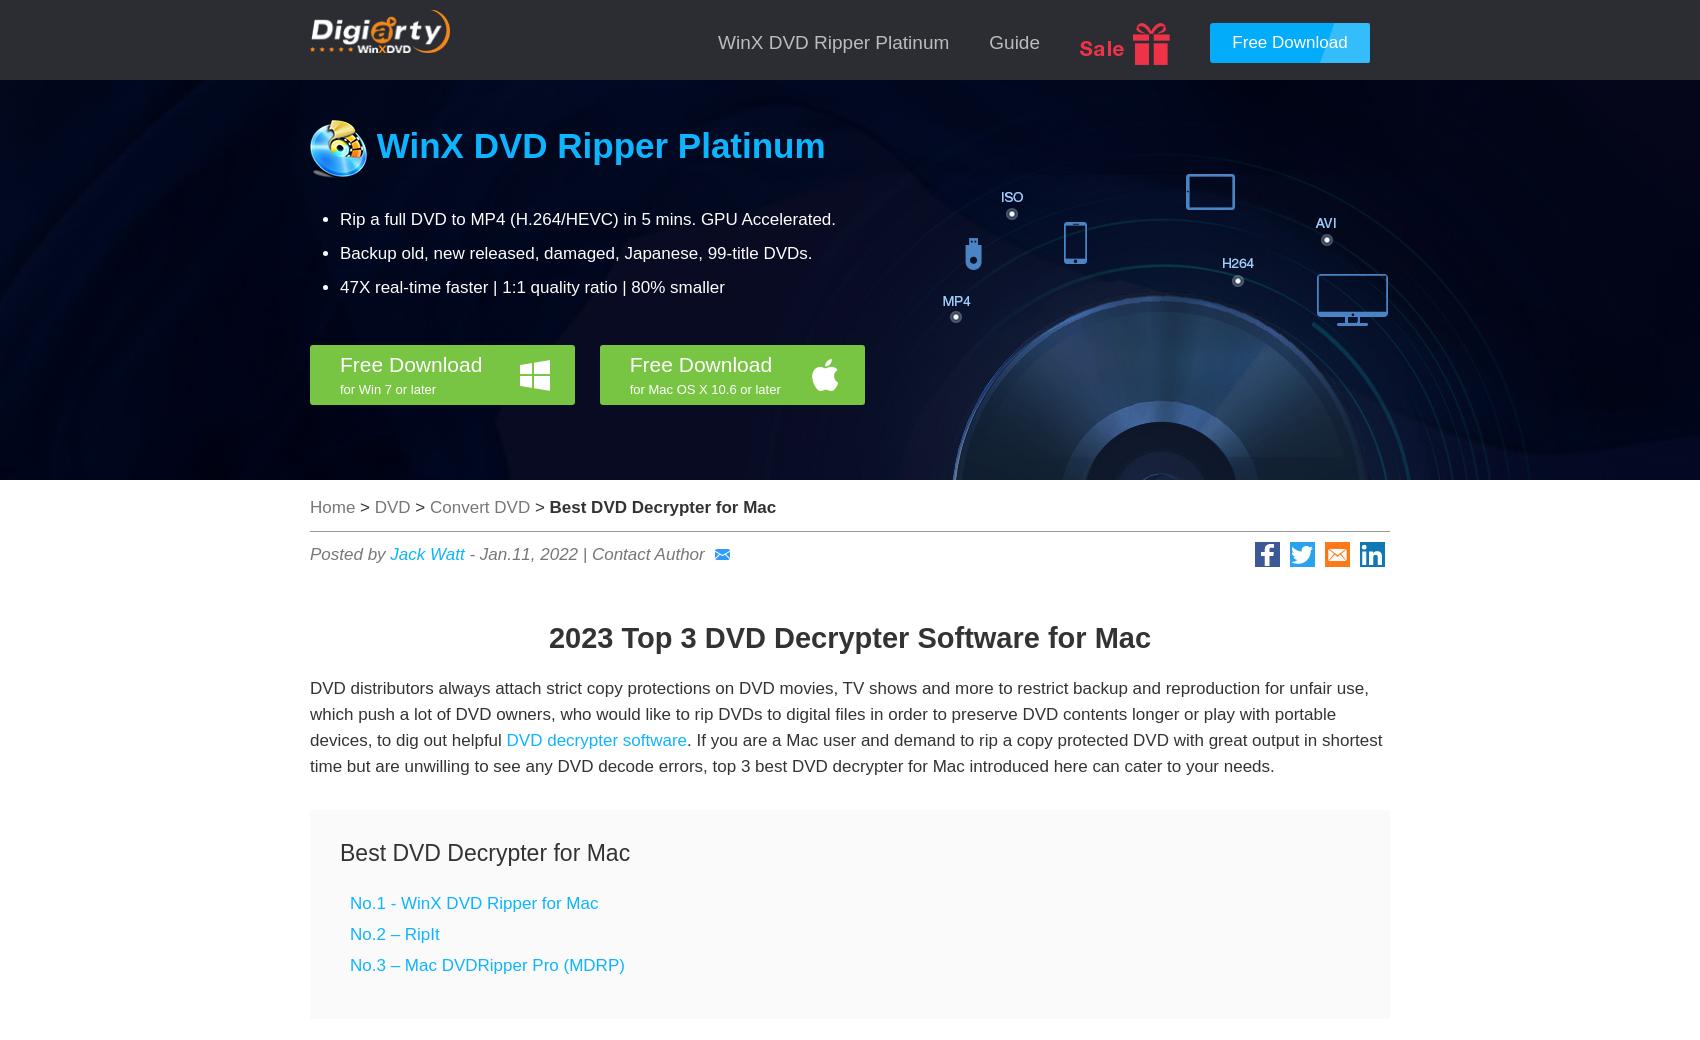 Image resolution: width=1700 pixels, height=1040 pixels. I want to click on 'for Win 7 or later', so click(339, 388).